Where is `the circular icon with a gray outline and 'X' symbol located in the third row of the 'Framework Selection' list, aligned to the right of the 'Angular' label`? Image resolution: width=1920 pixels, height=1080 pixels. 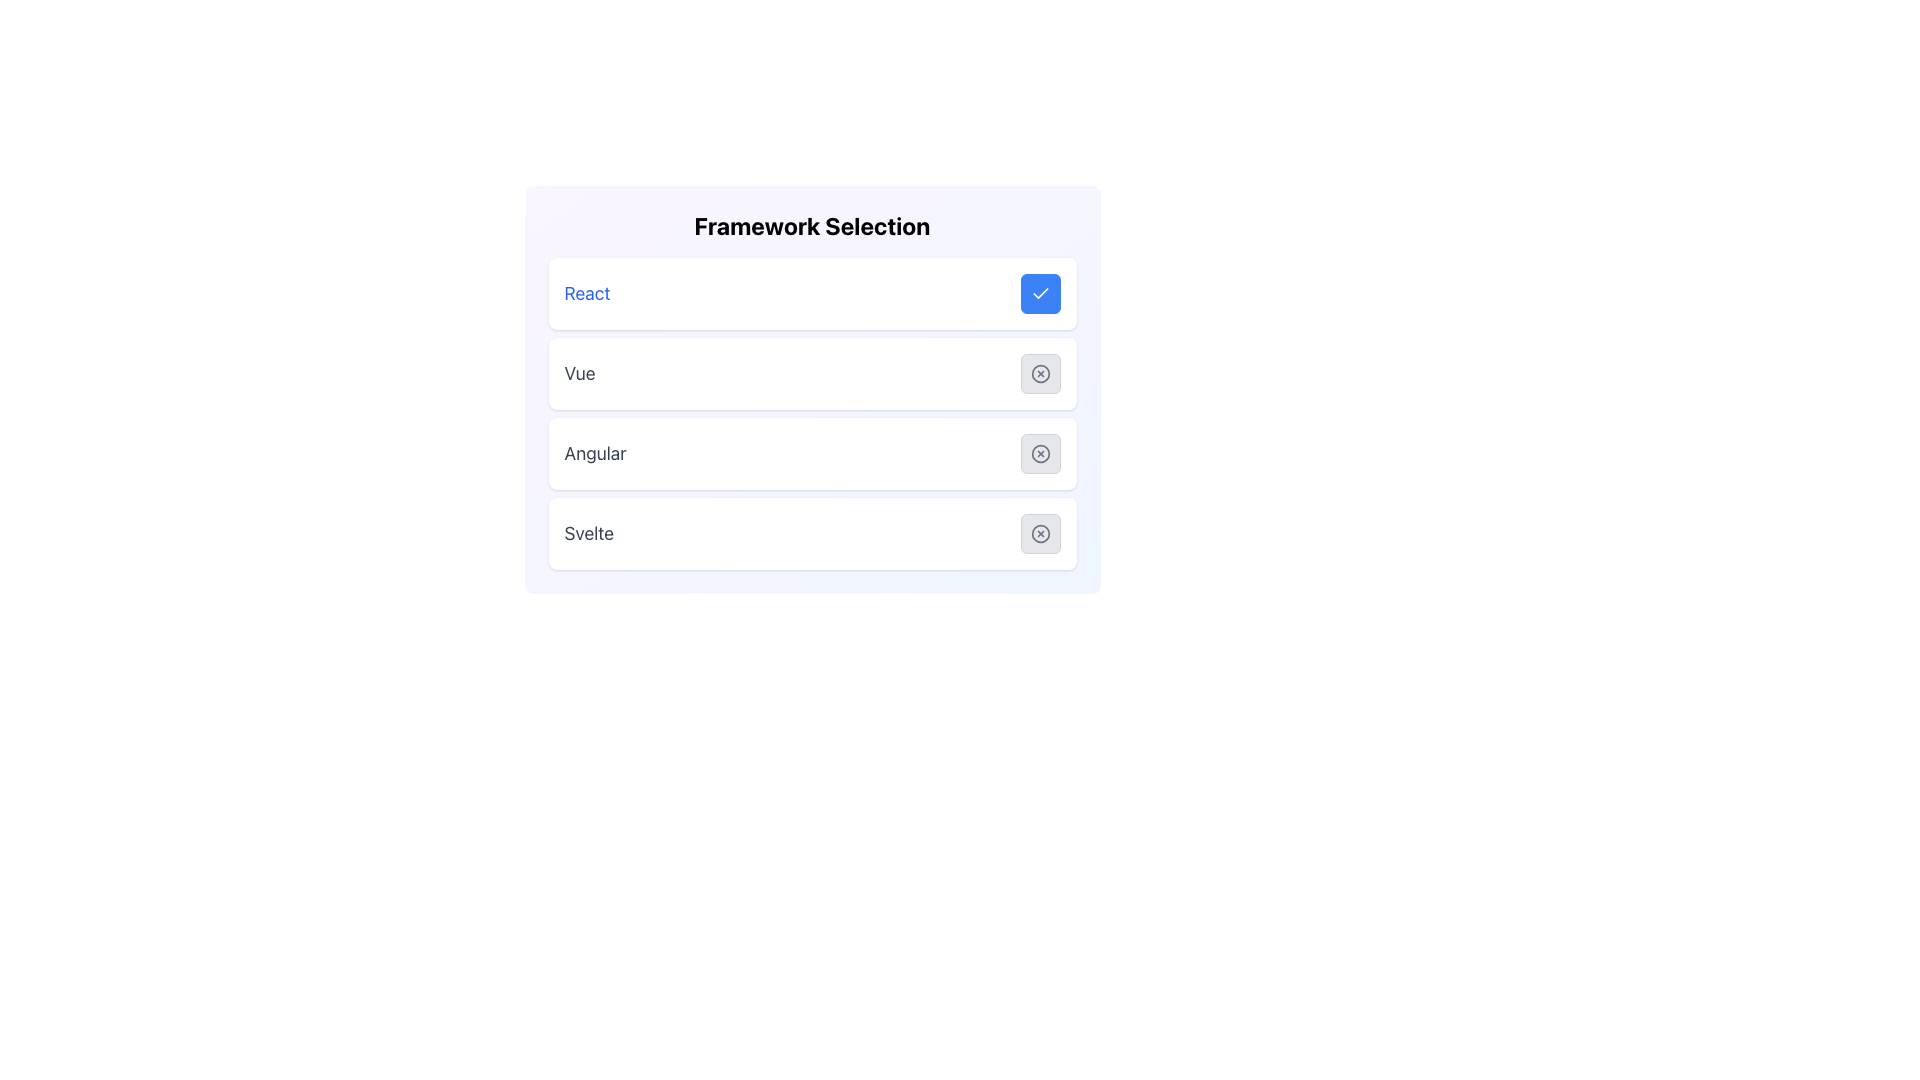
the circular icon with a gray outline and 'X' symbol located in the third row of the 'Framework Selection' list, aligned to the right of the 'Angular' label is located at coordinates (1040, 454).